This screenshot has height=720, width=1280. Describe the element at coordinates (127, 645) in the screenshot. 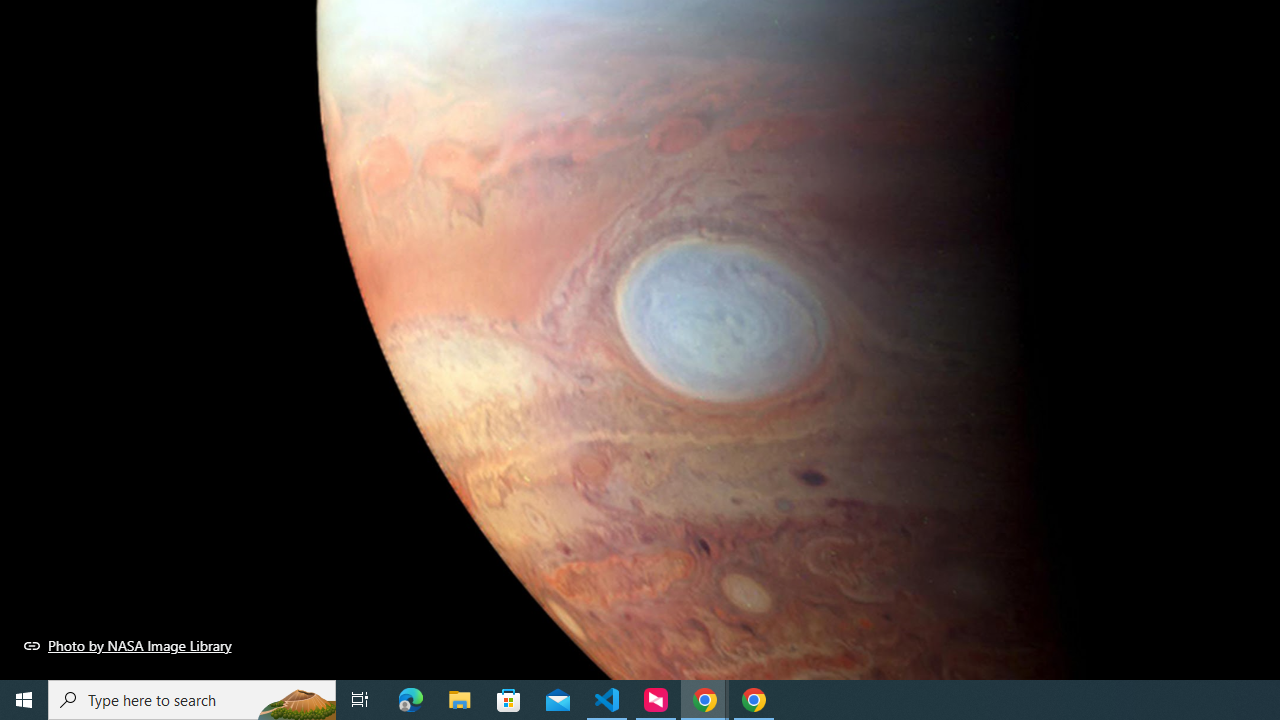

I see `'Photo by NASA Image Library'` at that location.